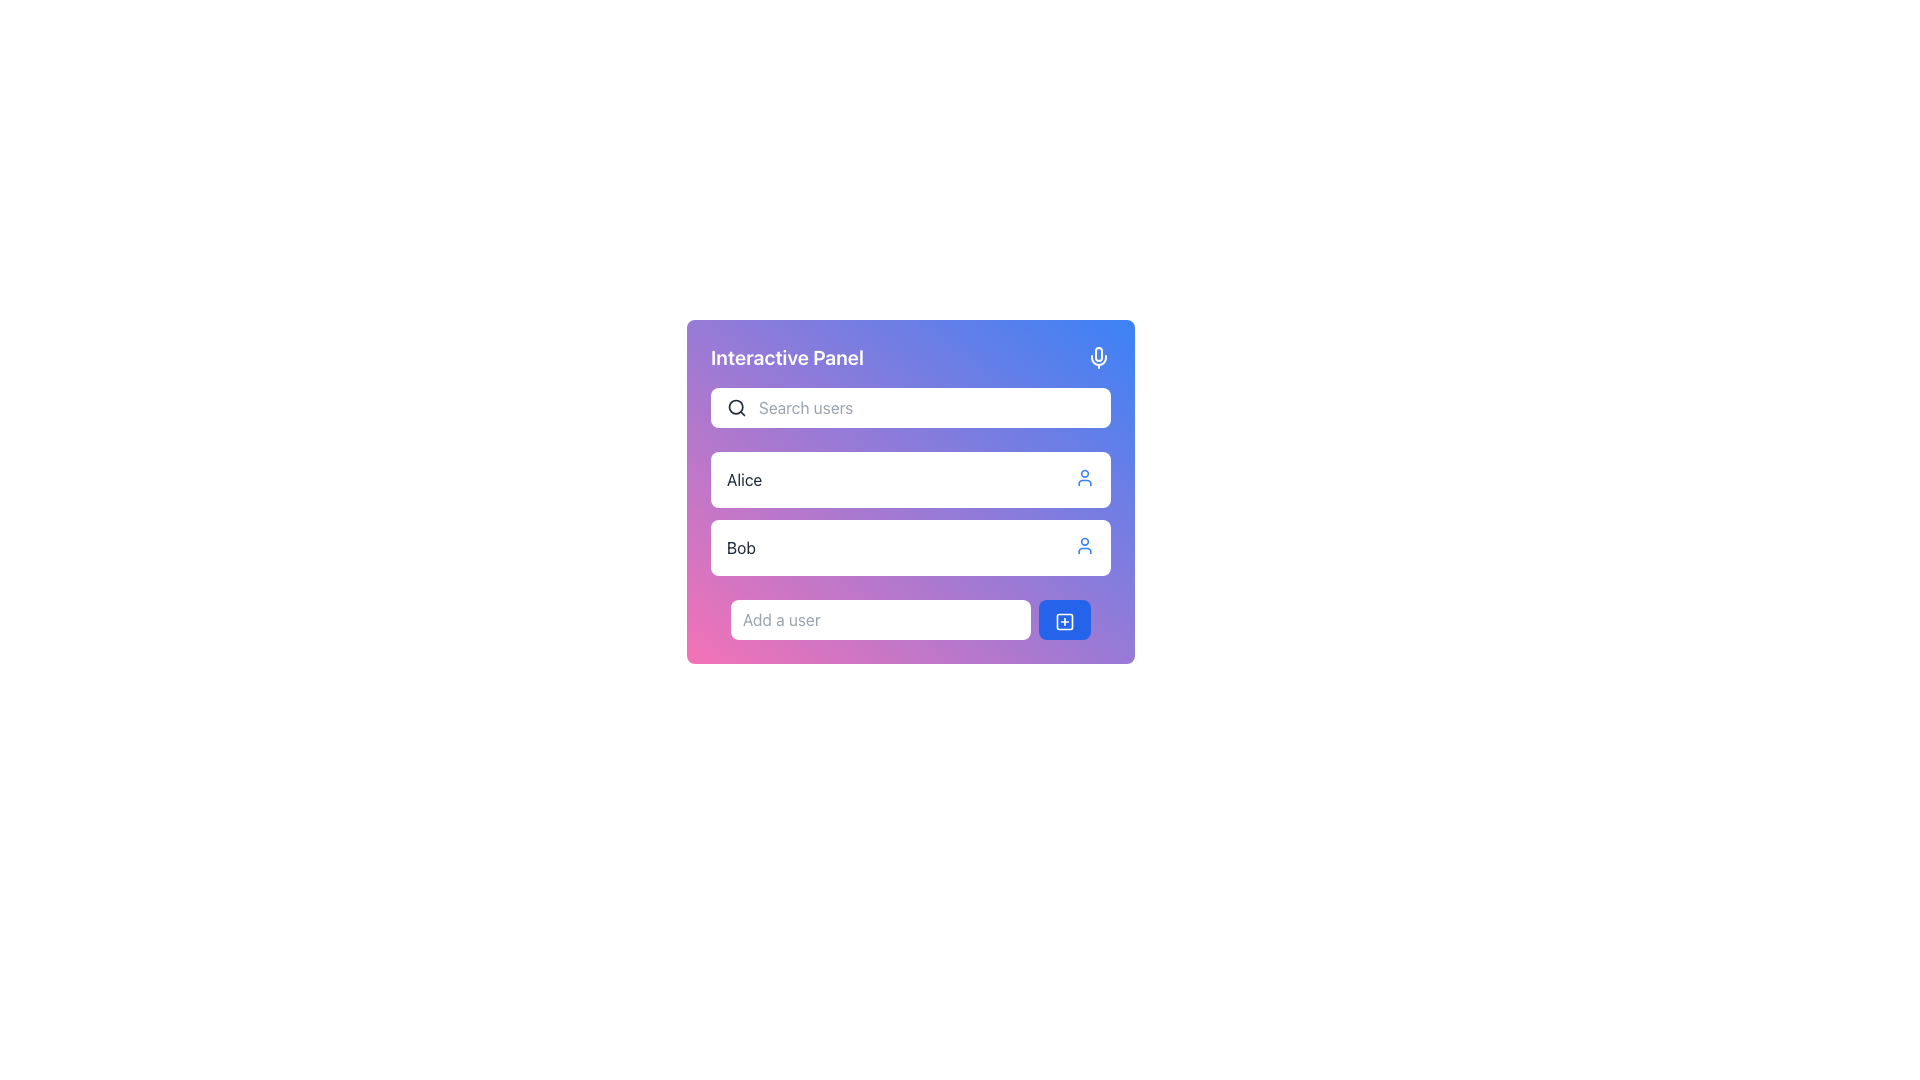 Image resolution: width=1920 pixels, height=1080 pixels. What do you see at coordinates (910, 479) in the screenshot?
I see `the first list item containing the text 'Alice' with a user icon on the right side, located under the 'Interactive Panel' heading` at bounding box center [910, 479].